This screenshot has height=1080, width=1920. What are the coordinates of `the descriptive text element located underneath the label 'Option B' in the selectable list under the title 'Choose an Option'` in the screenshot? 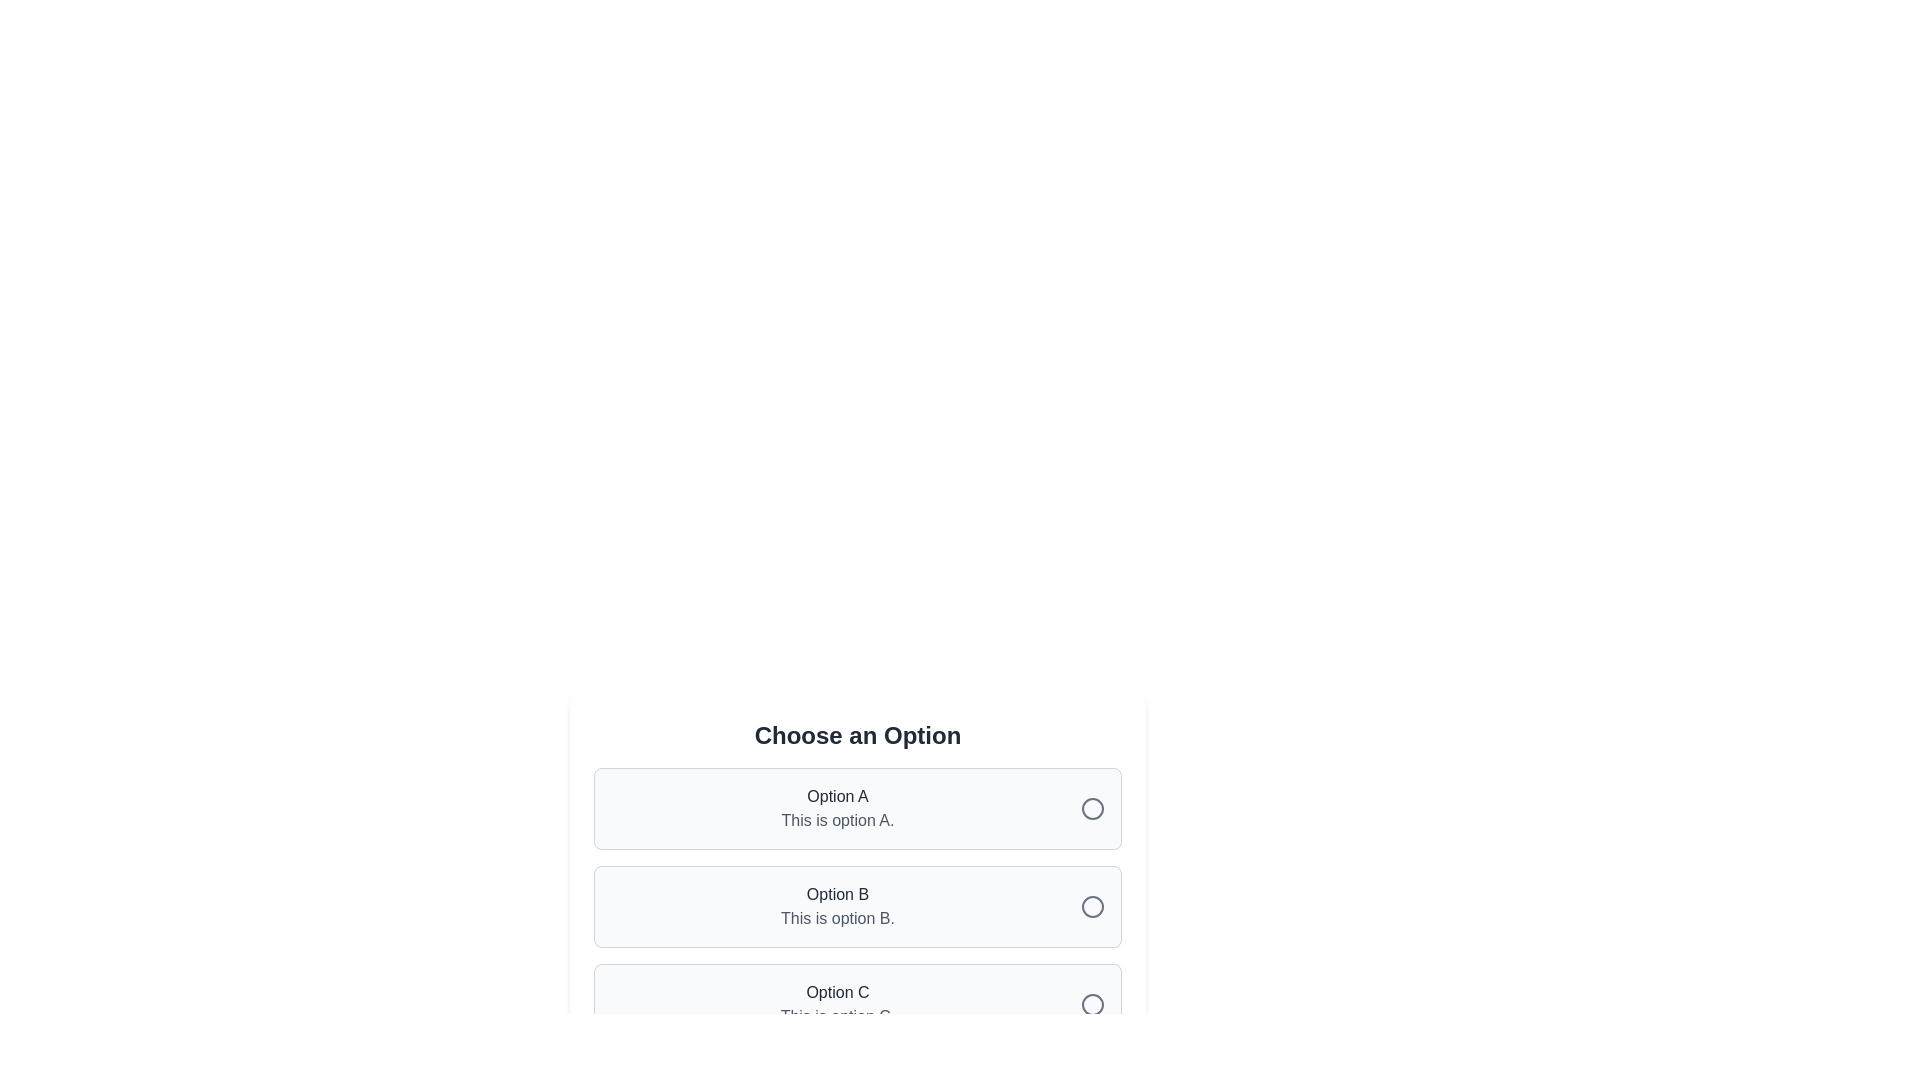 It's located at (838, 918).